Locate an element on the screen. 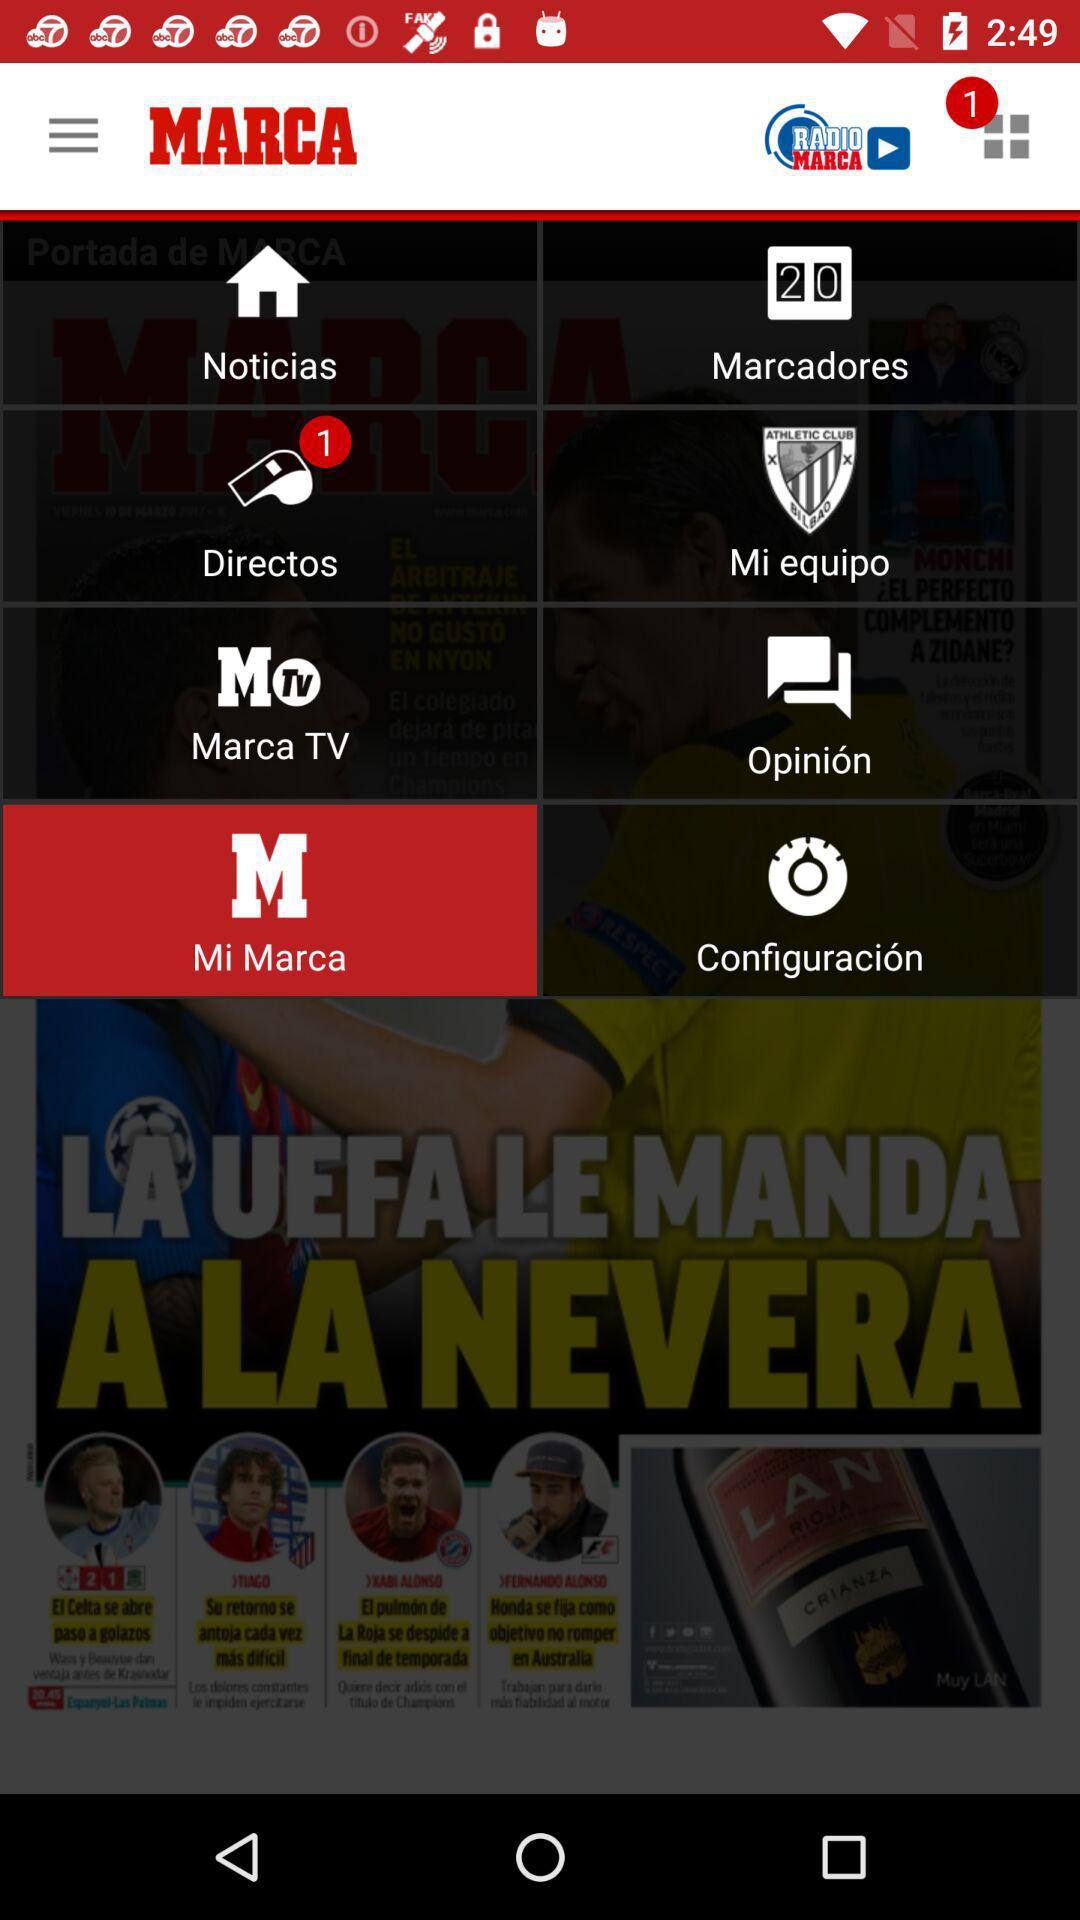 This screenshot has height=1920, width=1080. marcadores icon is located at coordinates (810, 307).